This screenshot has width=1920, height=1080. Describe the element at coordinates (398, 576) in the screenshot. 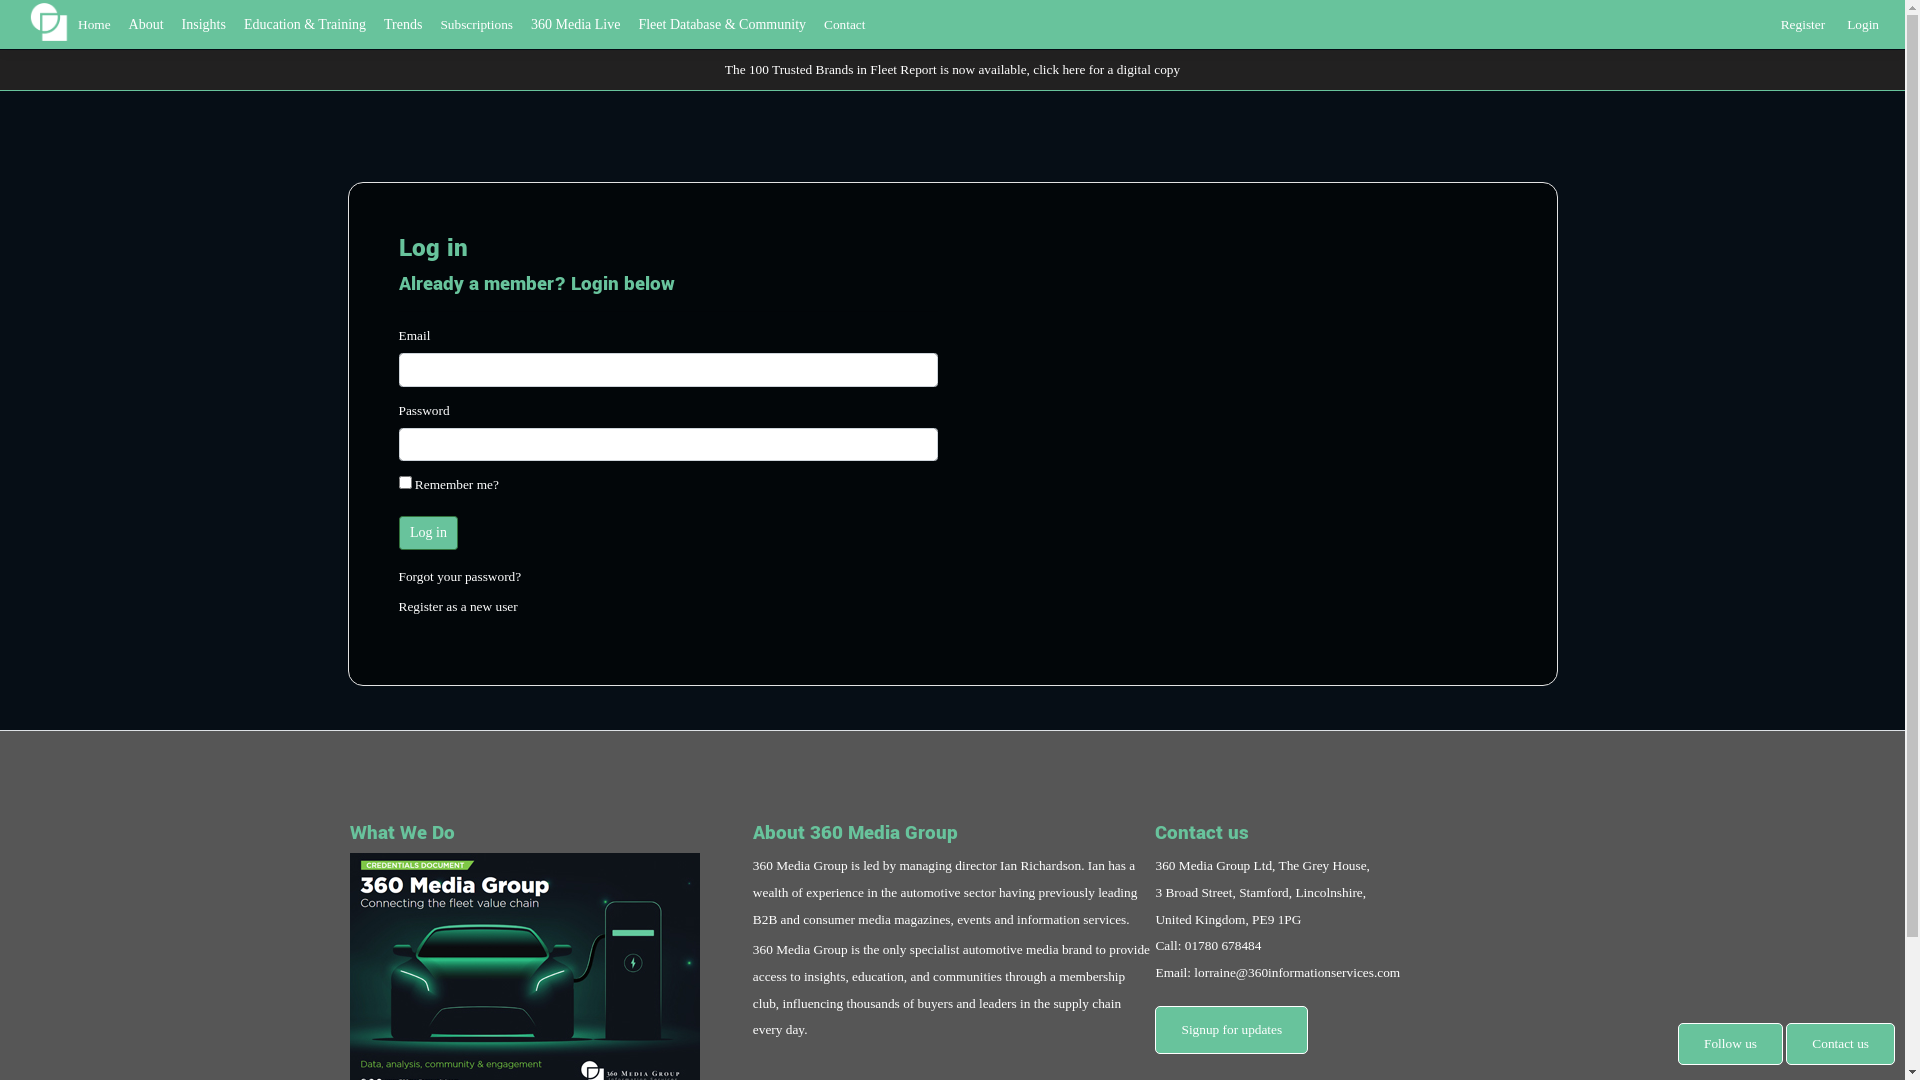

I see `'Forgot your password?'` at that location.